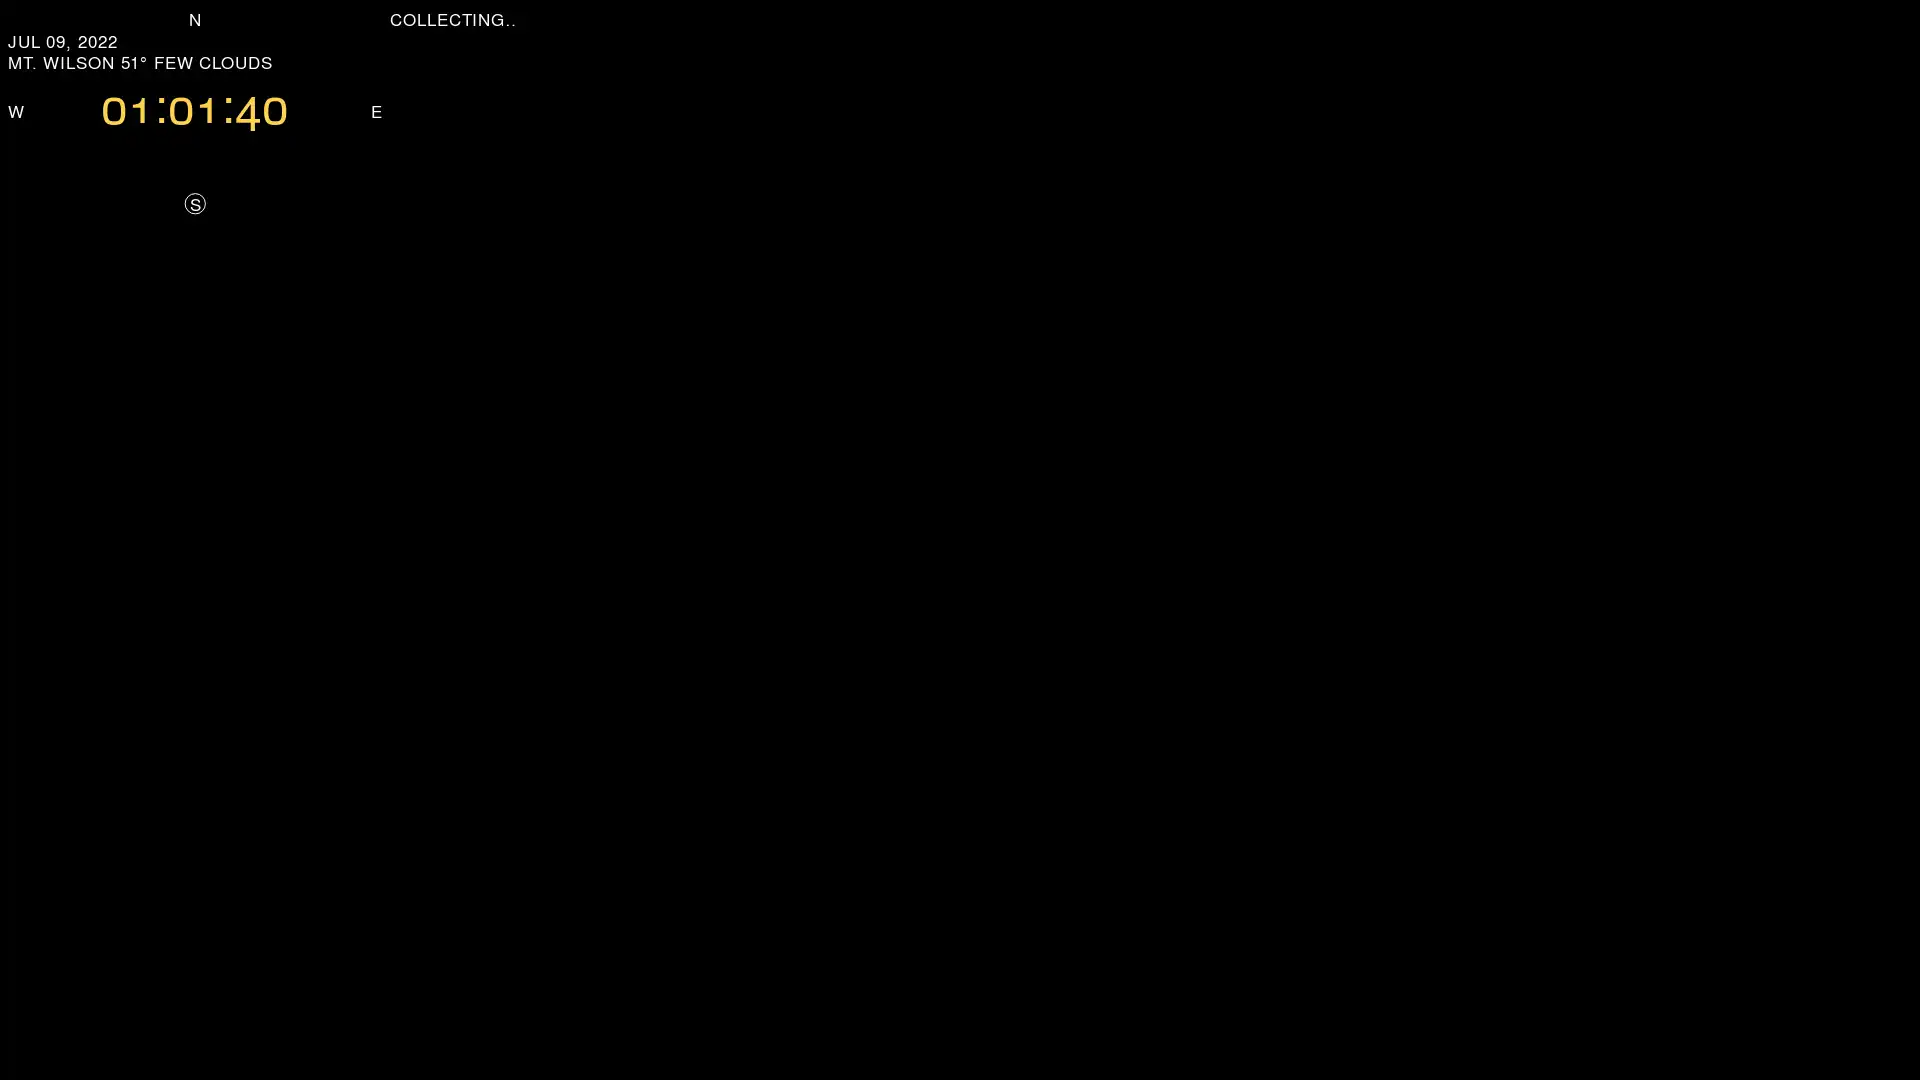 Image resolution: width=1920 pixels, height=1080 pixels. I want to click on W, so click(15, 110).